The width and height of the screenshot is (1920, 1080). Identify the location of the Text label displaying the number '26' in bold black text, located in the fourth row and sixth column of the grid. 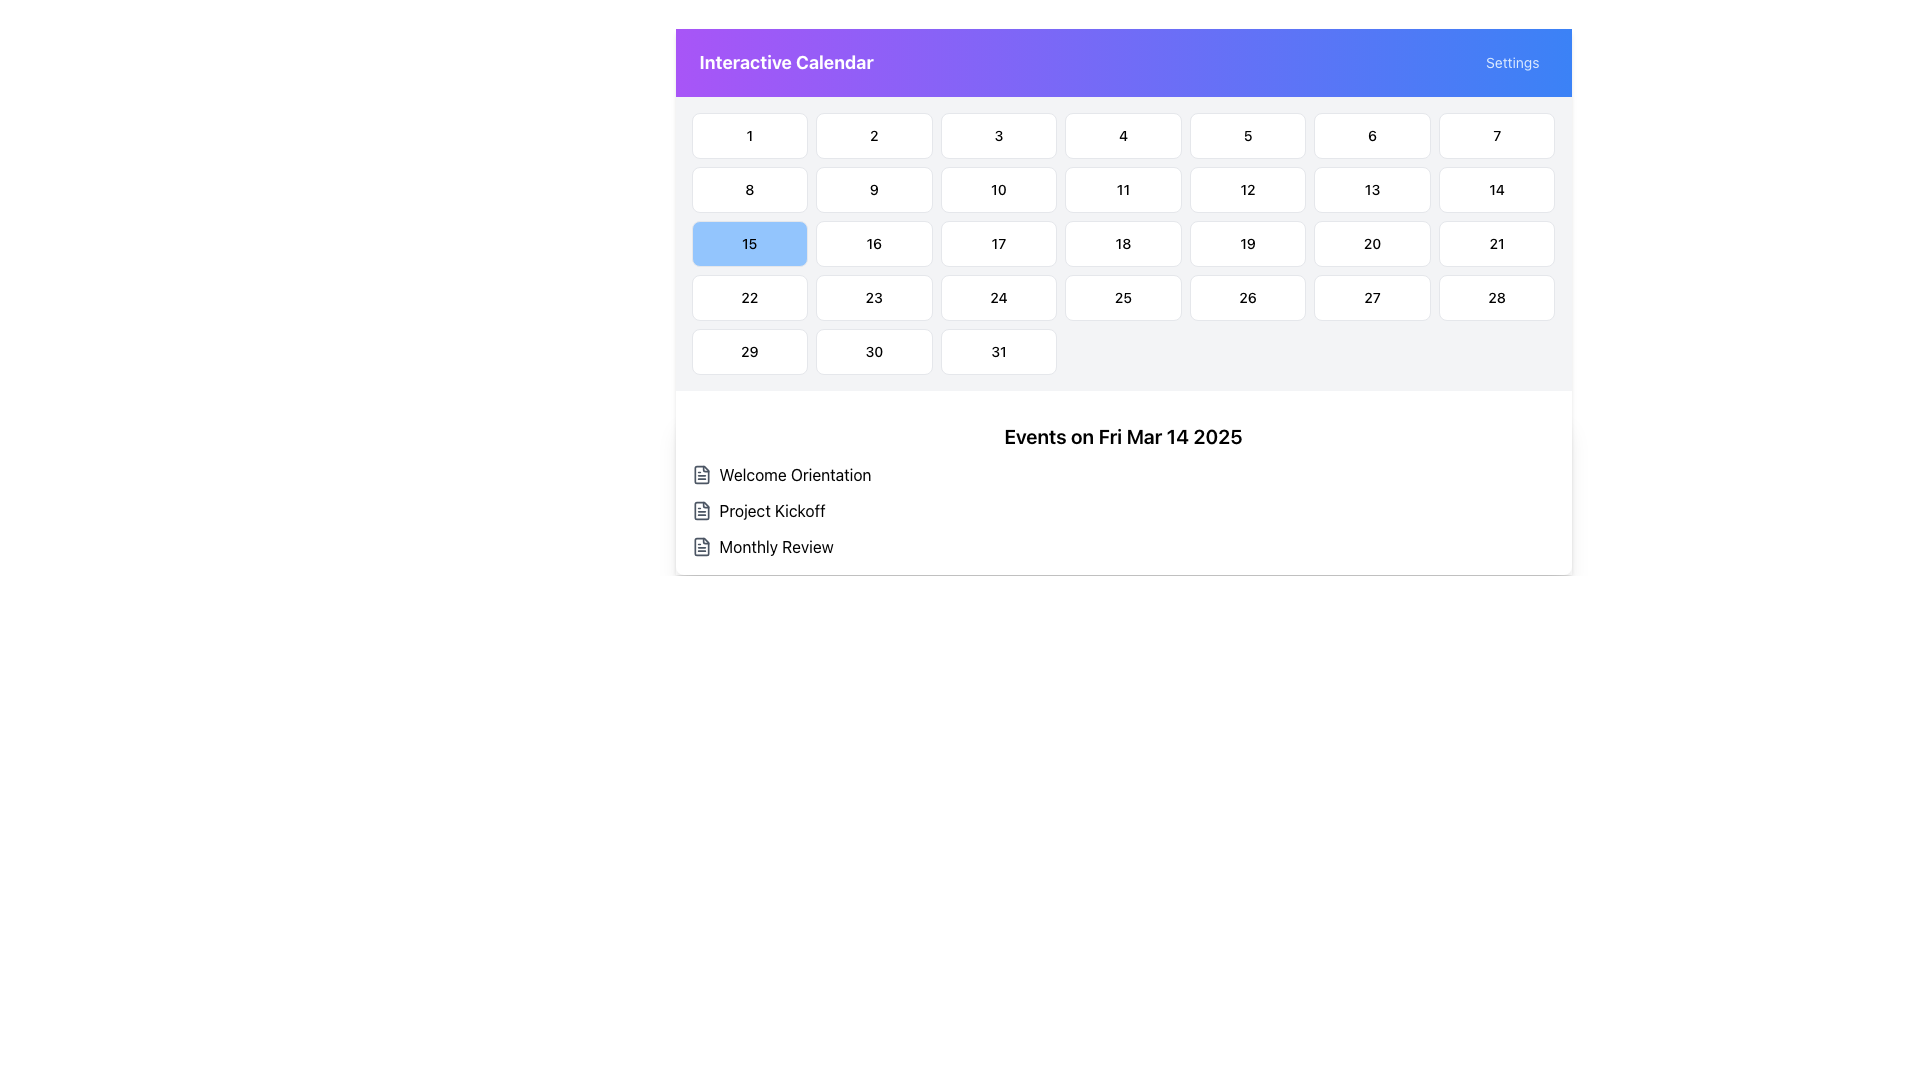
(1247, 297).